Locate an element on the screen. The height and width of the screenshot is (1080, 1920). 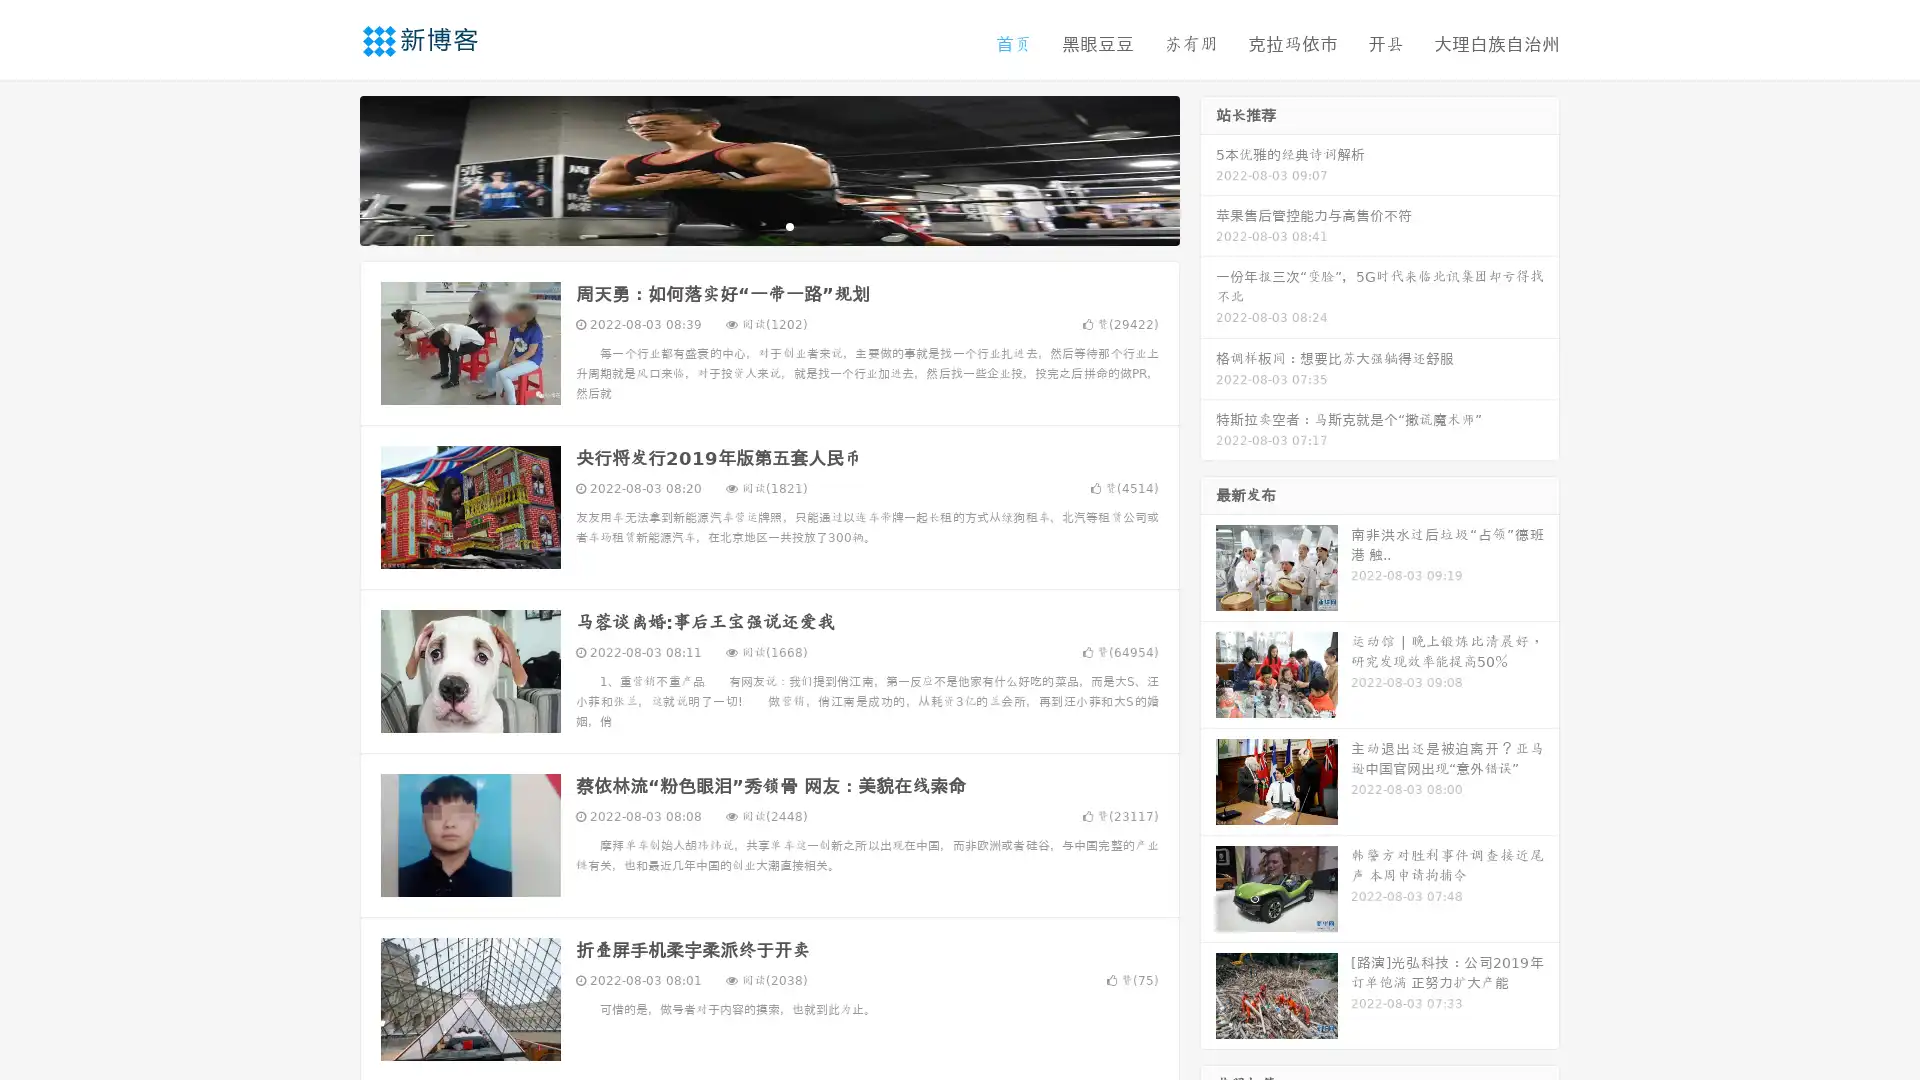
Next slide is located at coordinates (1208, 168).